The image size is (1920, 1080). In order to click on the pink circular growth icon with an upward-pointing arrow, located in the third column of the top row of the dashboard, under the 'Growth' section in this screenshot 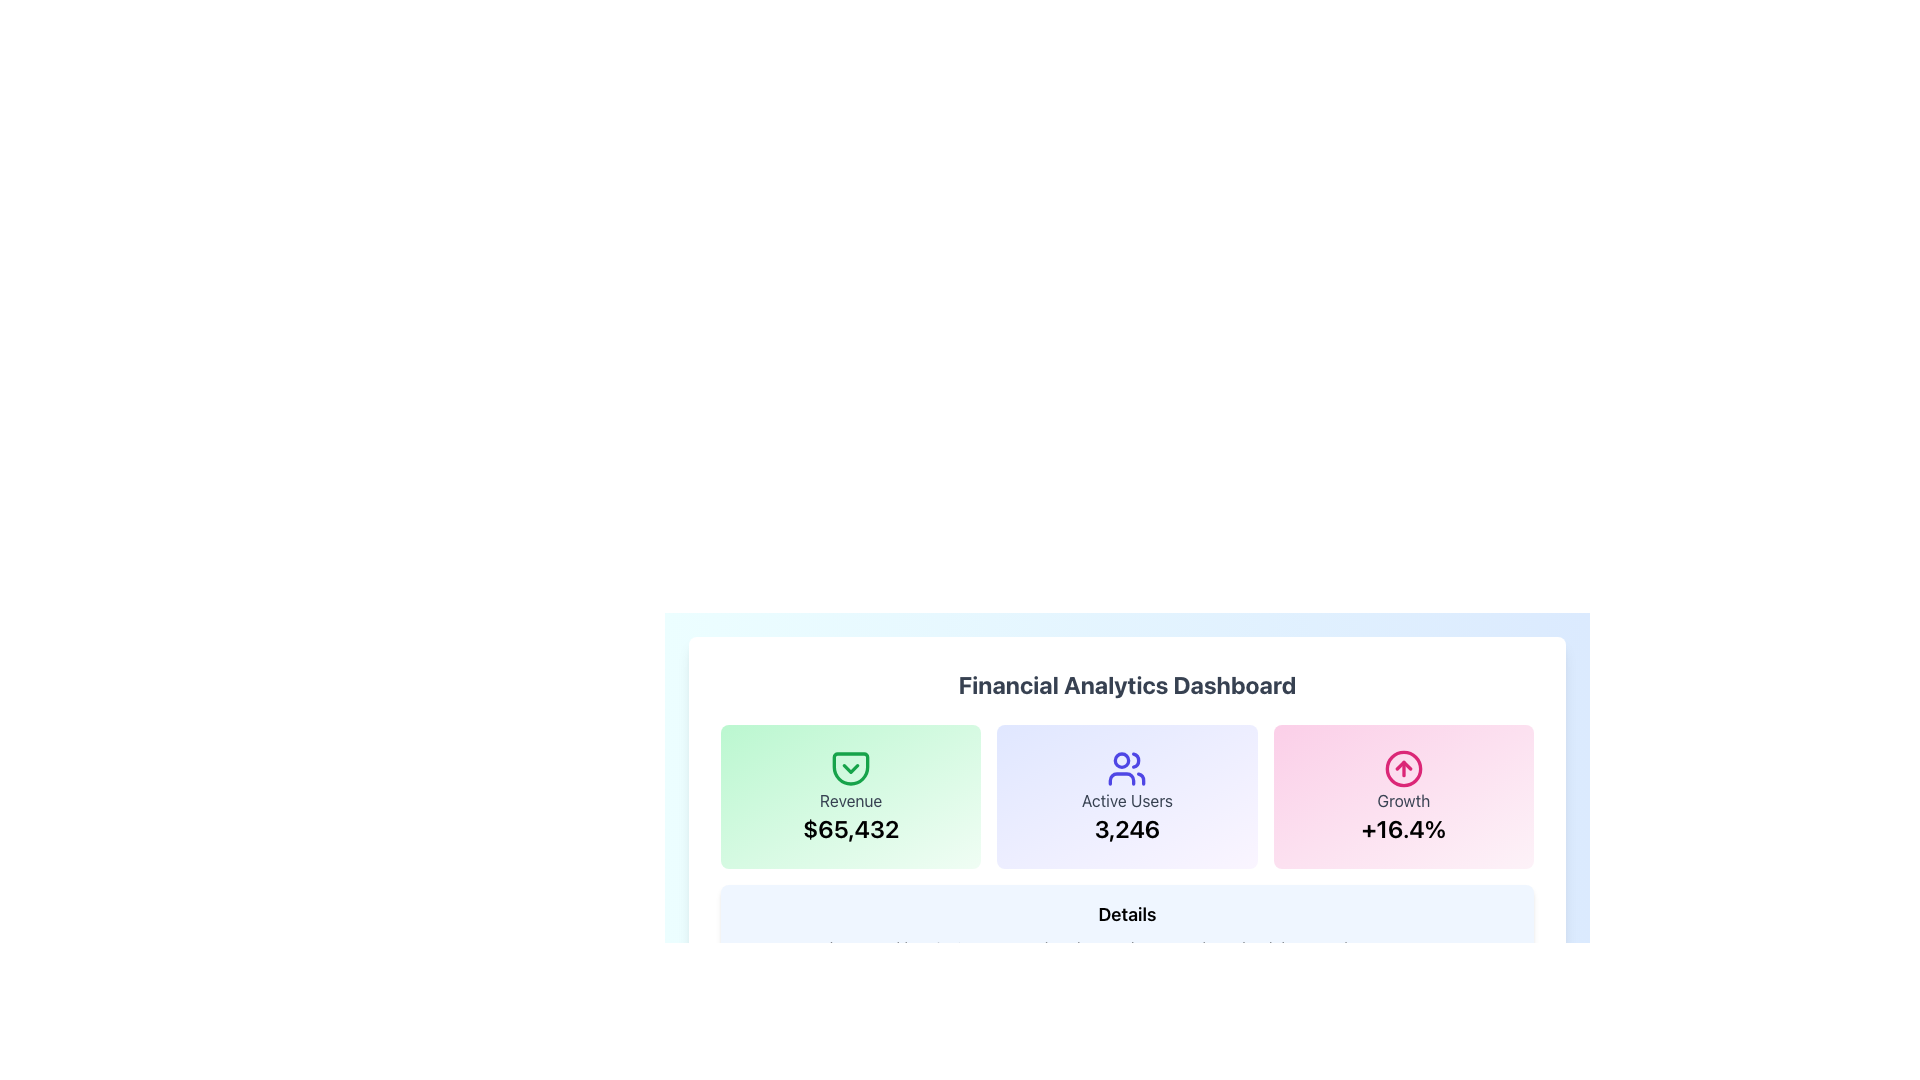, I will do `click(1402, 767)`.